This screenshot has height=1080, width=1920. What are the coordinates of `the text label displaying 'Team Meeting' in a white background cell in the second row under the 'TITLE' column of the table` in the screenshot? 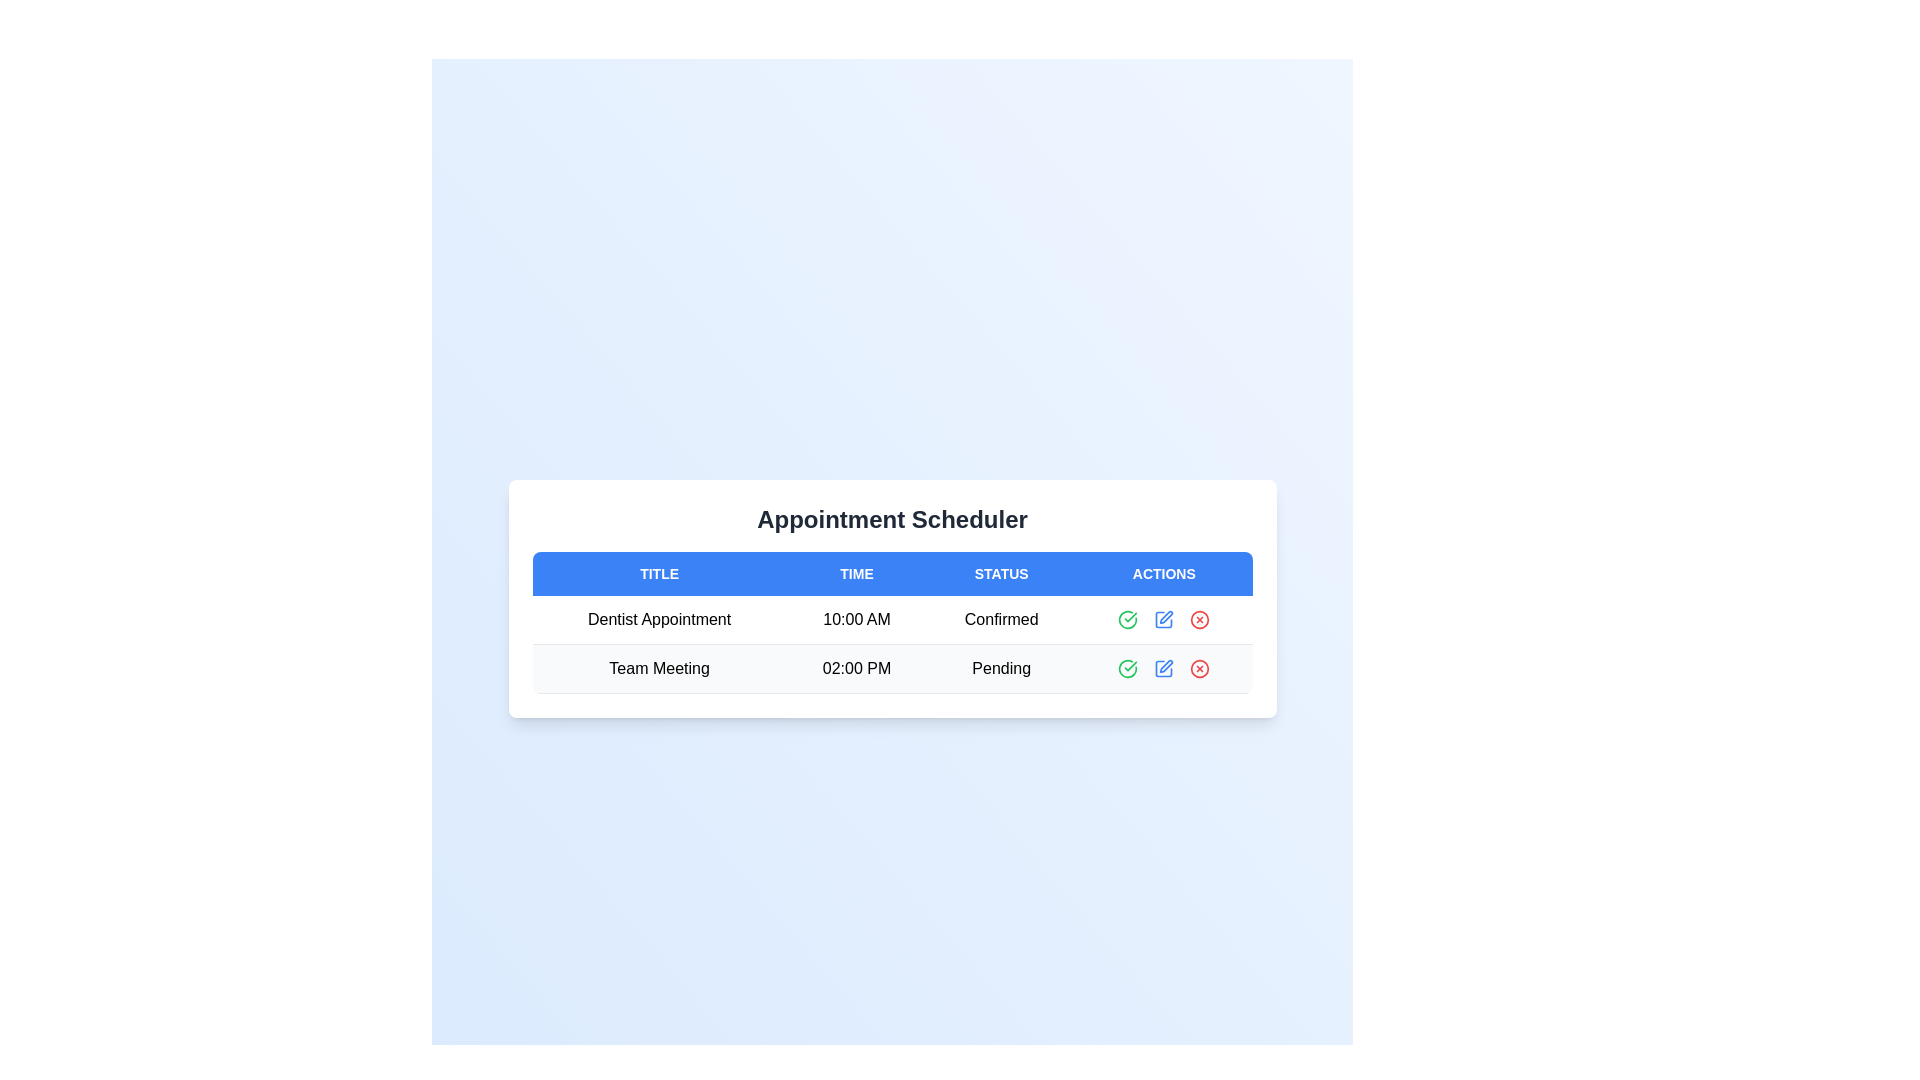 It's located at (659, 668).